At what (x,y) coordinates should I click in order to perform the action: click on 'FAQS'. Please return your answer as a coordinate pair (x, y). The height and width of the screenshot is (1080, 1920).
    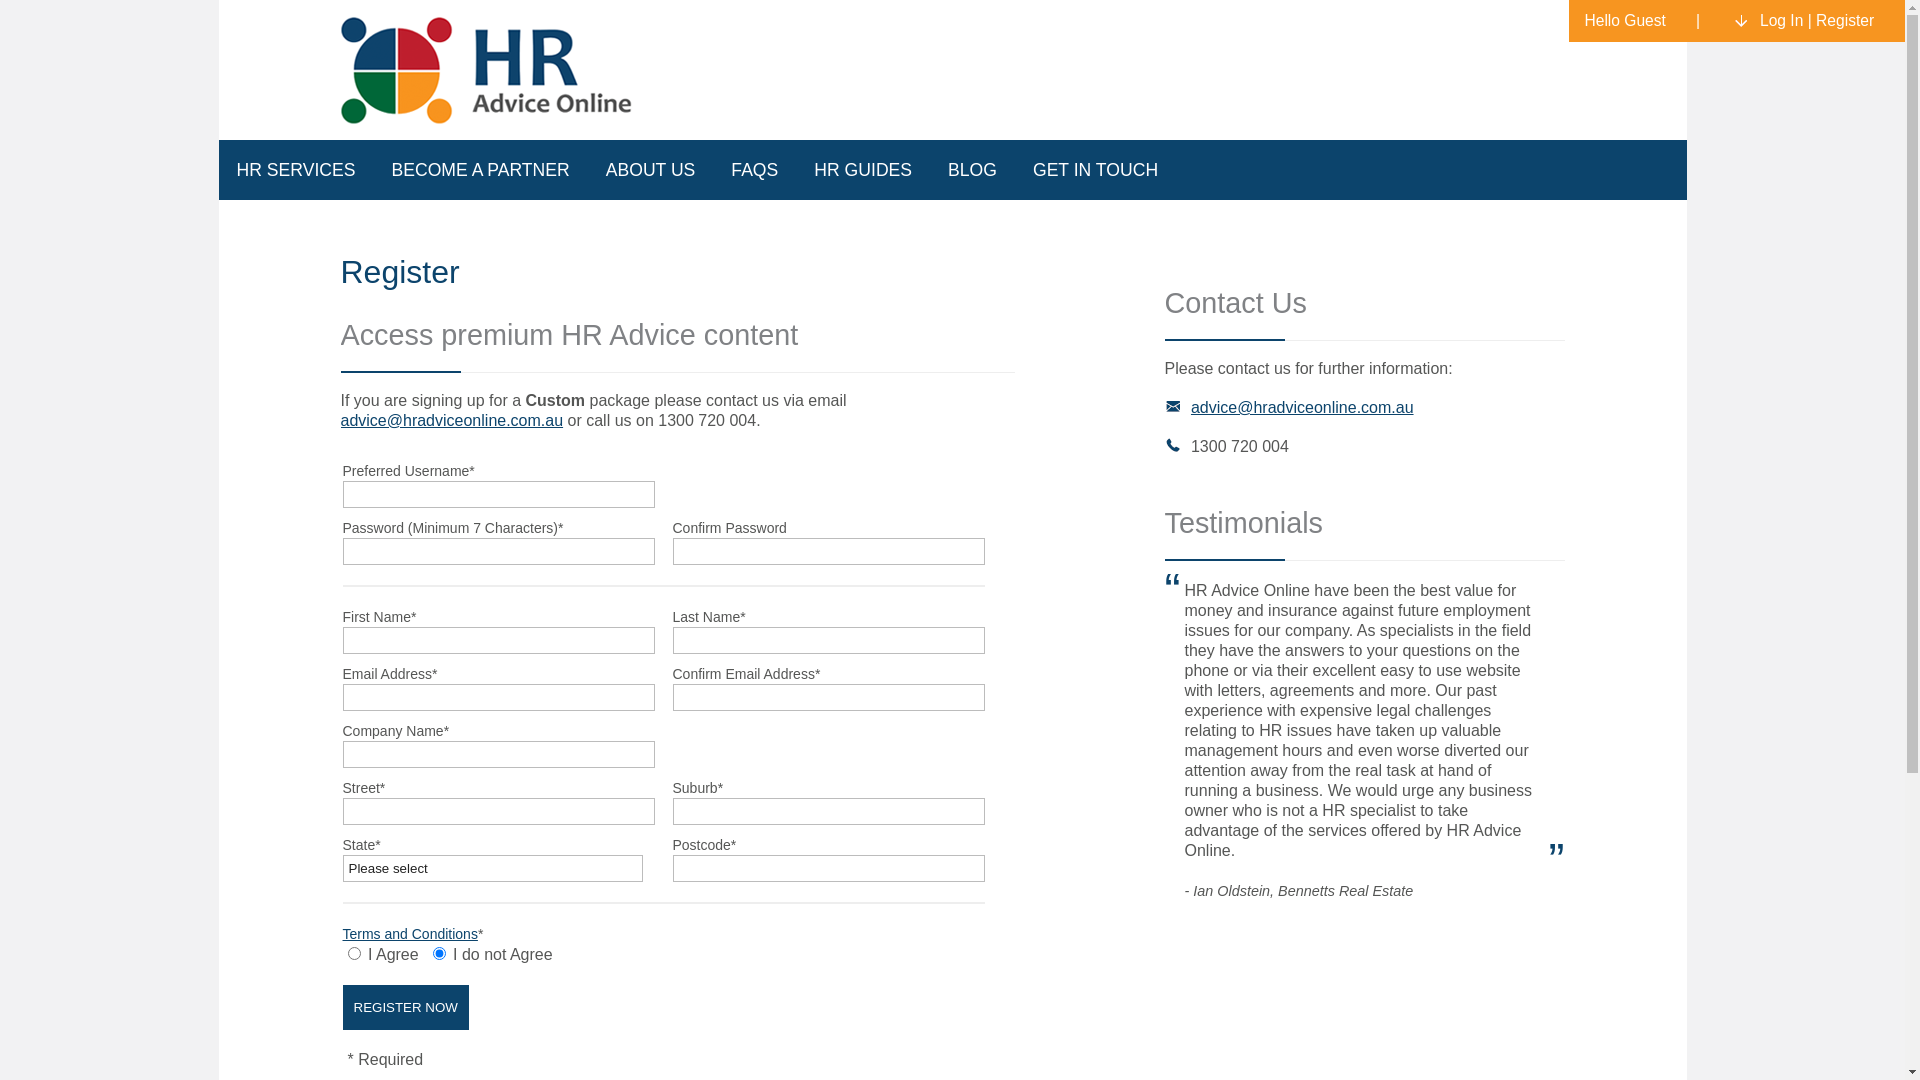
    Looking at the image, I should click on (753, 168).